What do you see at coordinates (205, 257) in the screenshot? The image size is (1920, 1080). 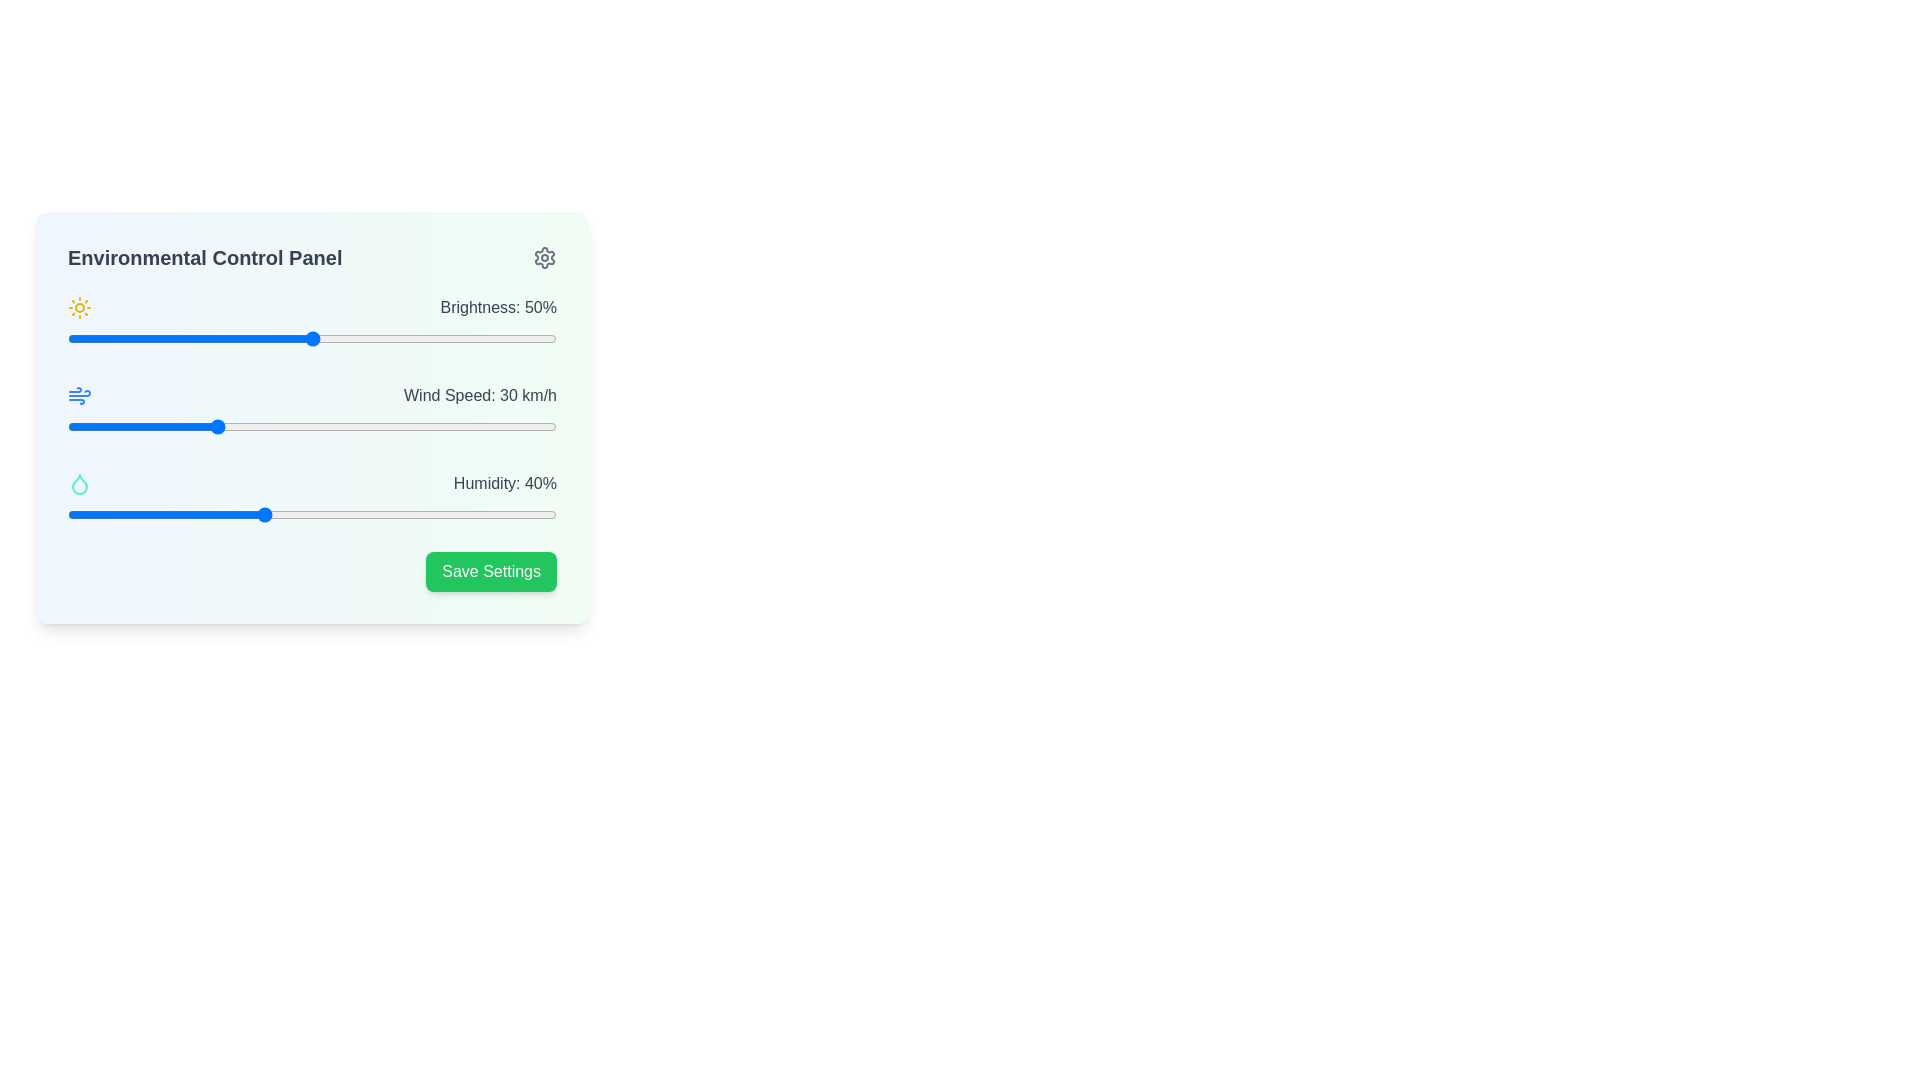 I see `the 'Environmental Control Panel' label, which displays the title in bold, gray font at the top of the environmental settings interface` at bounding box center [205, 257].